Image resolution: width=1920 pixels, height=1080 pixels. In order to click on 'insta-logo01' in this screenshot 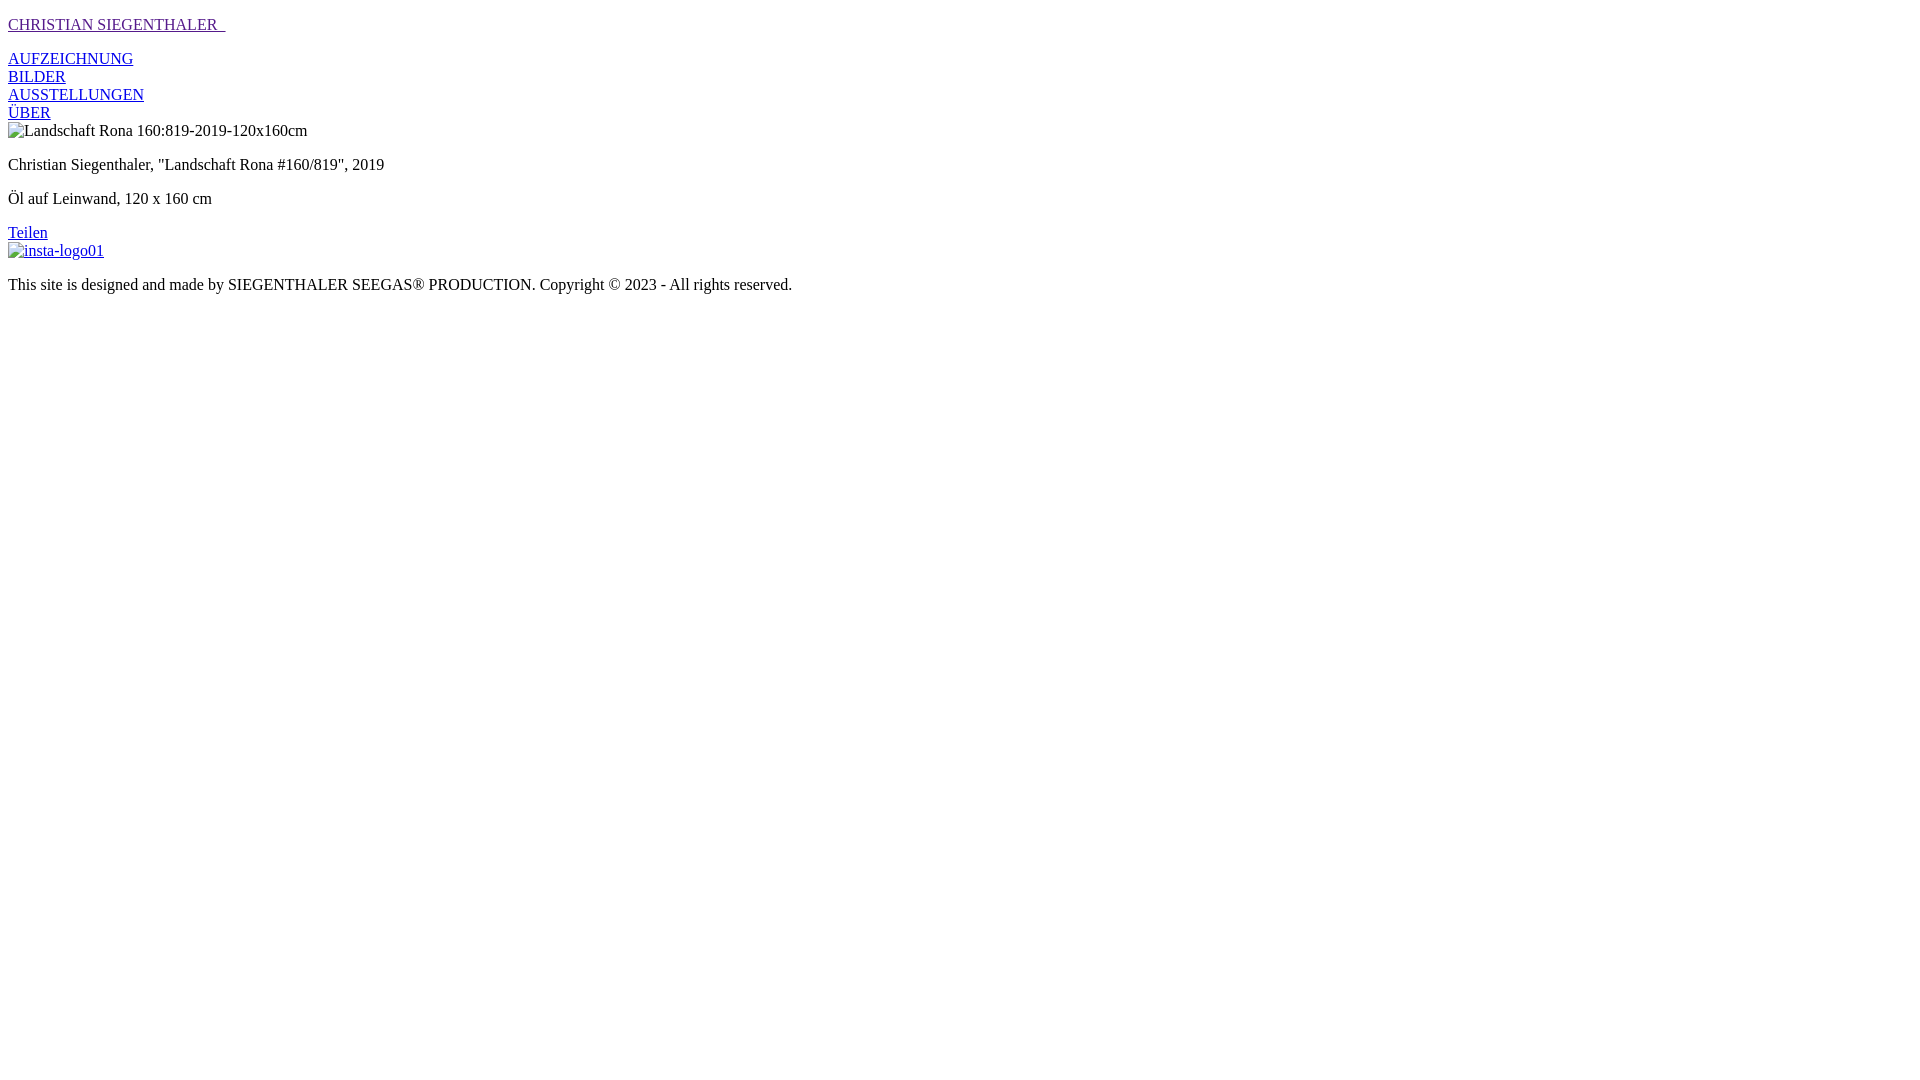, I will do `click(56, 249)`.